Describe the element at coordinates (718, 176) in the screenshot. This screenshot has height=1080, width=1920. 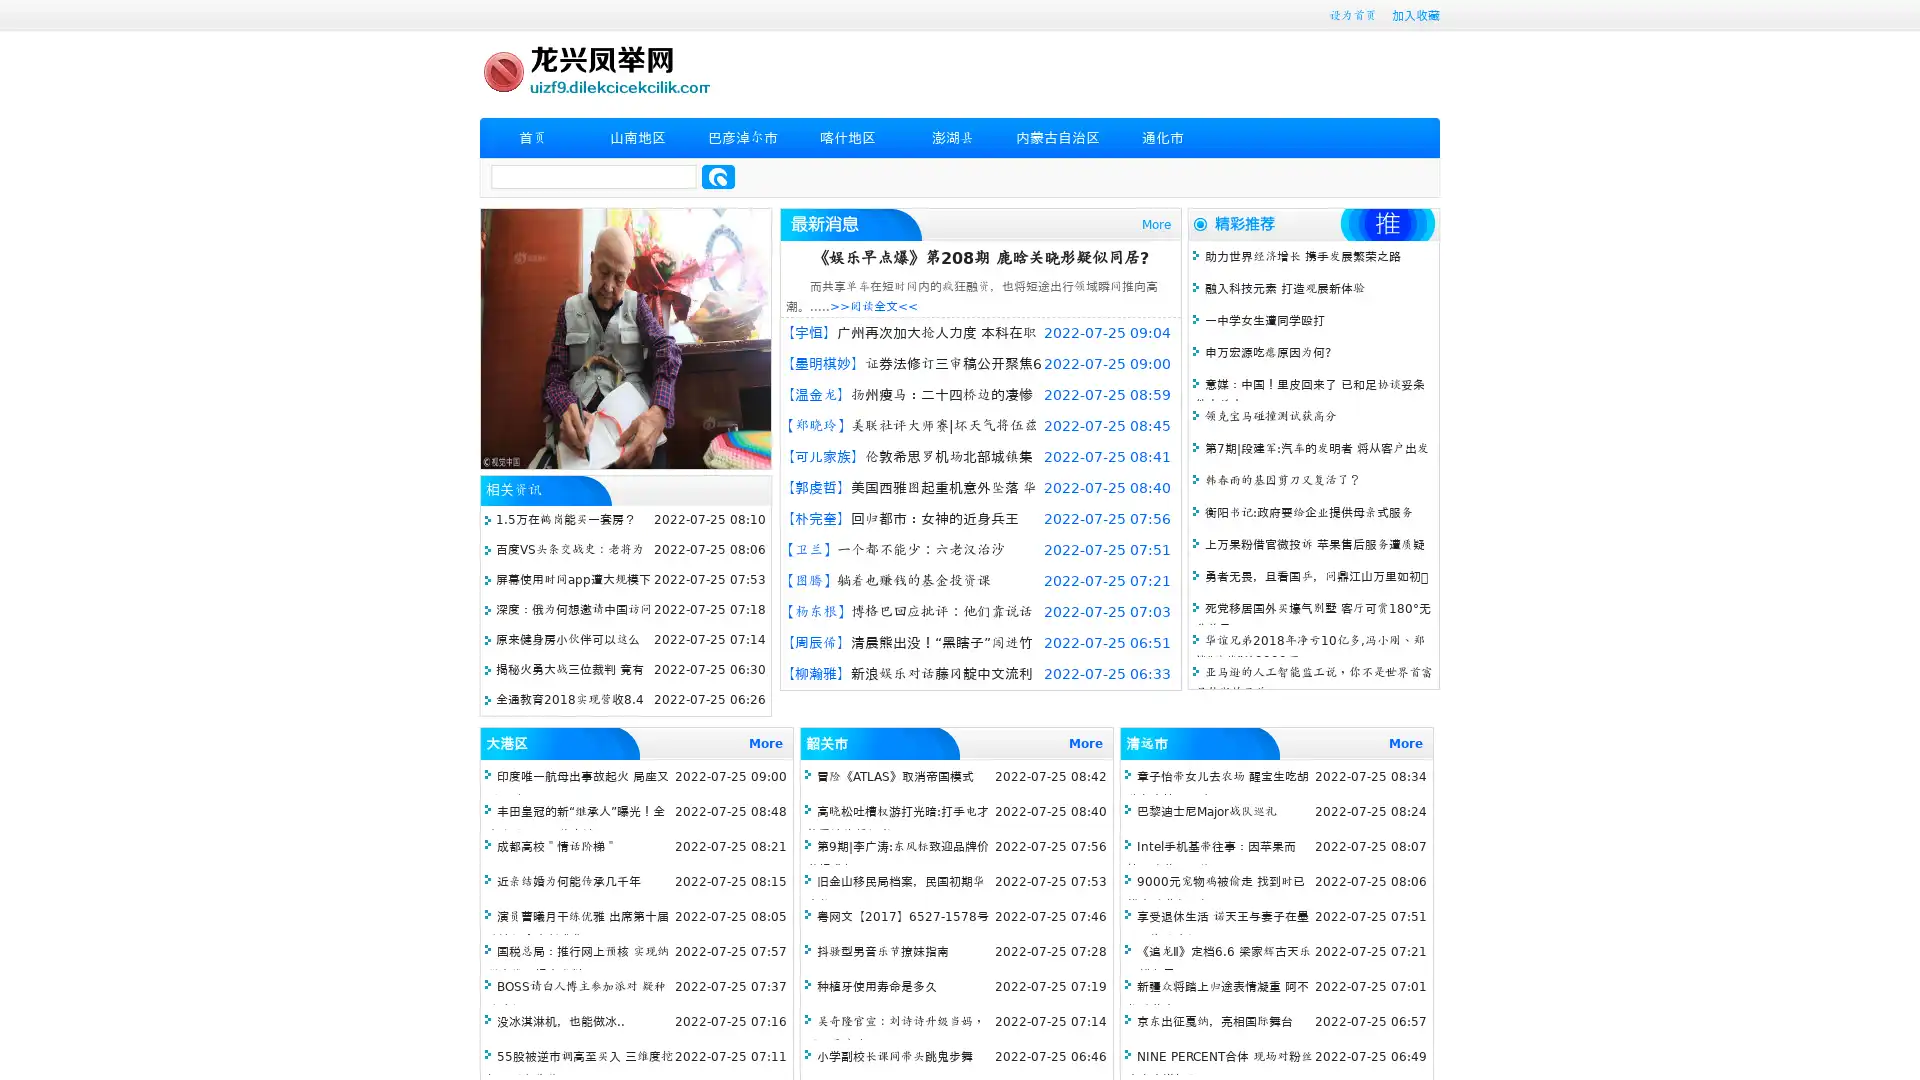
I see `Search` at that location.